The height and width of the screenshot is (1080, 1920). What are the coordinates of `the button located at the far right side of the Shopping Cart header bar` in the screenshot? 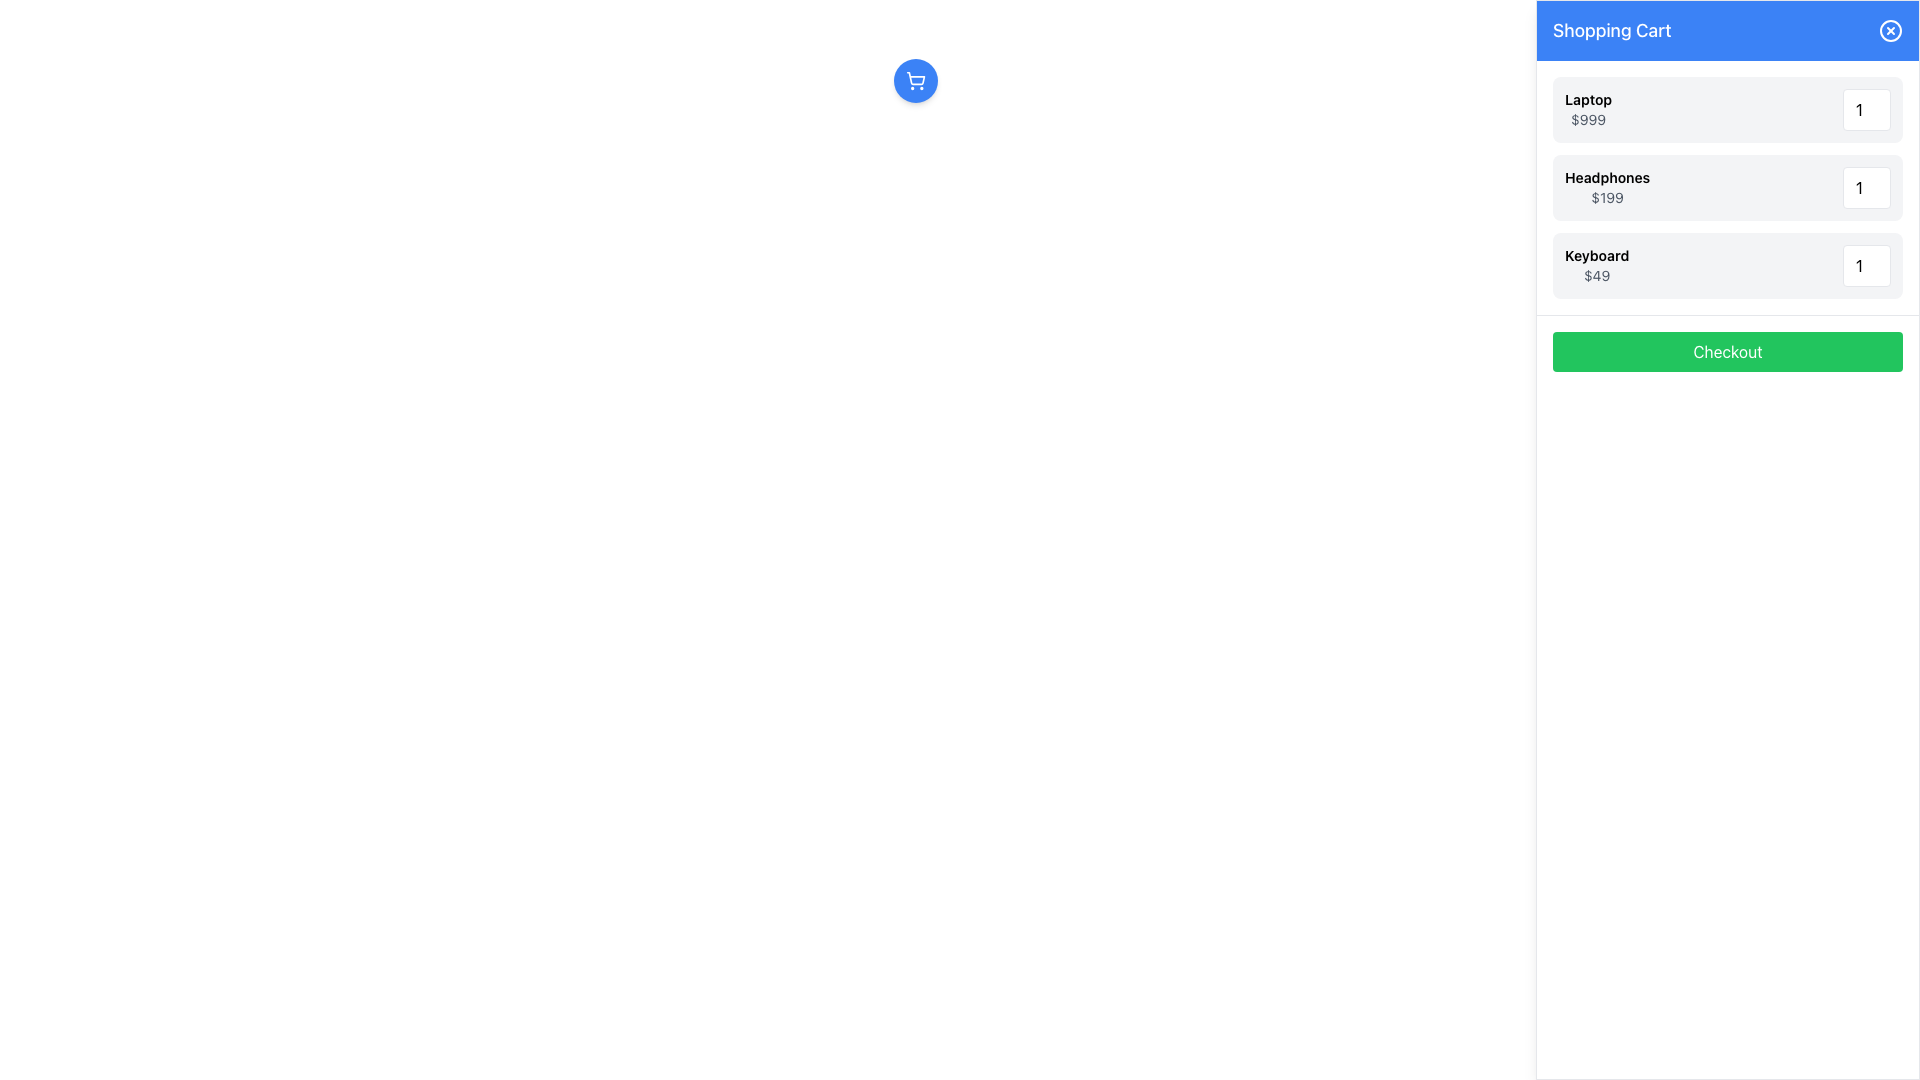 It's located at (1890, 30).